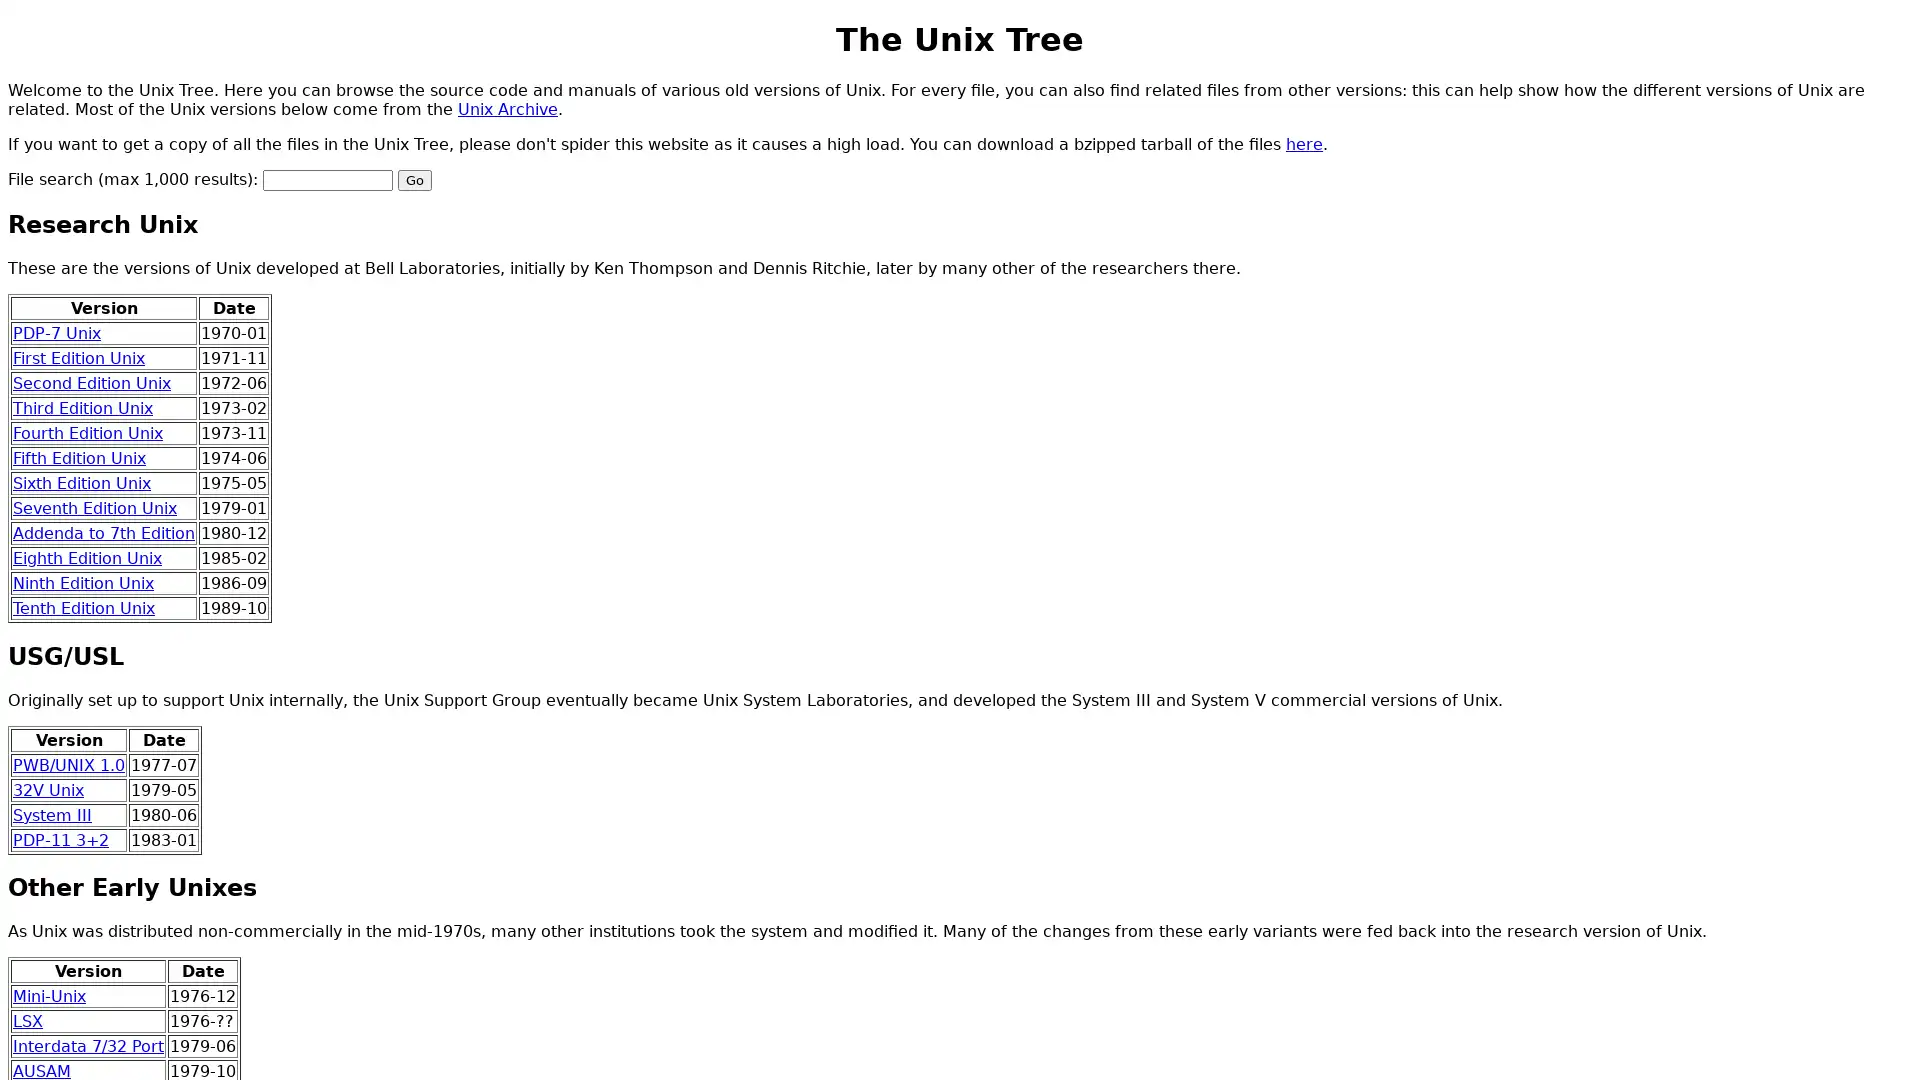 Image resolution: width=1920 pixels, height=1080 pixels. I want to click on Go, so click(413, 178).